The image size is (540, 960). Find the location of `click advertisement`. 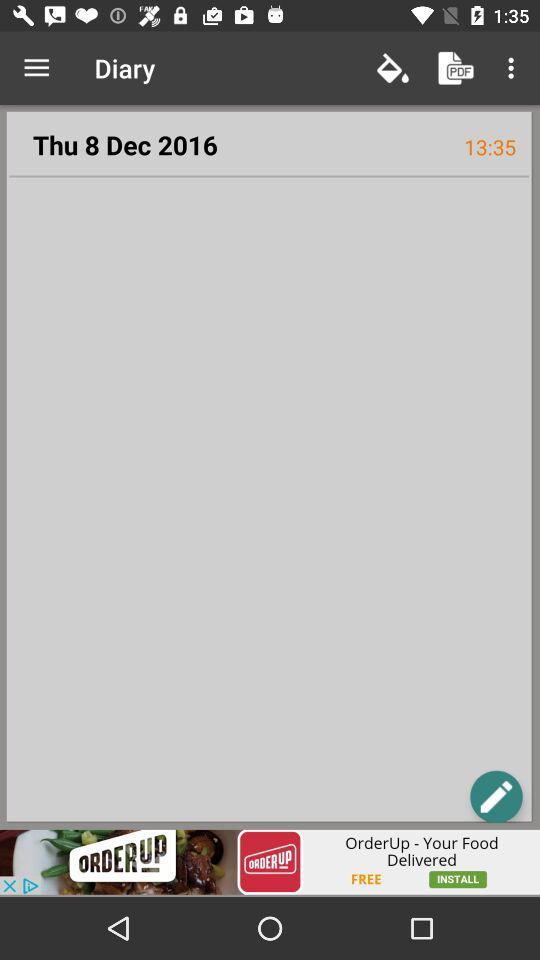

click advertisement is located at coordinates (270, 861).